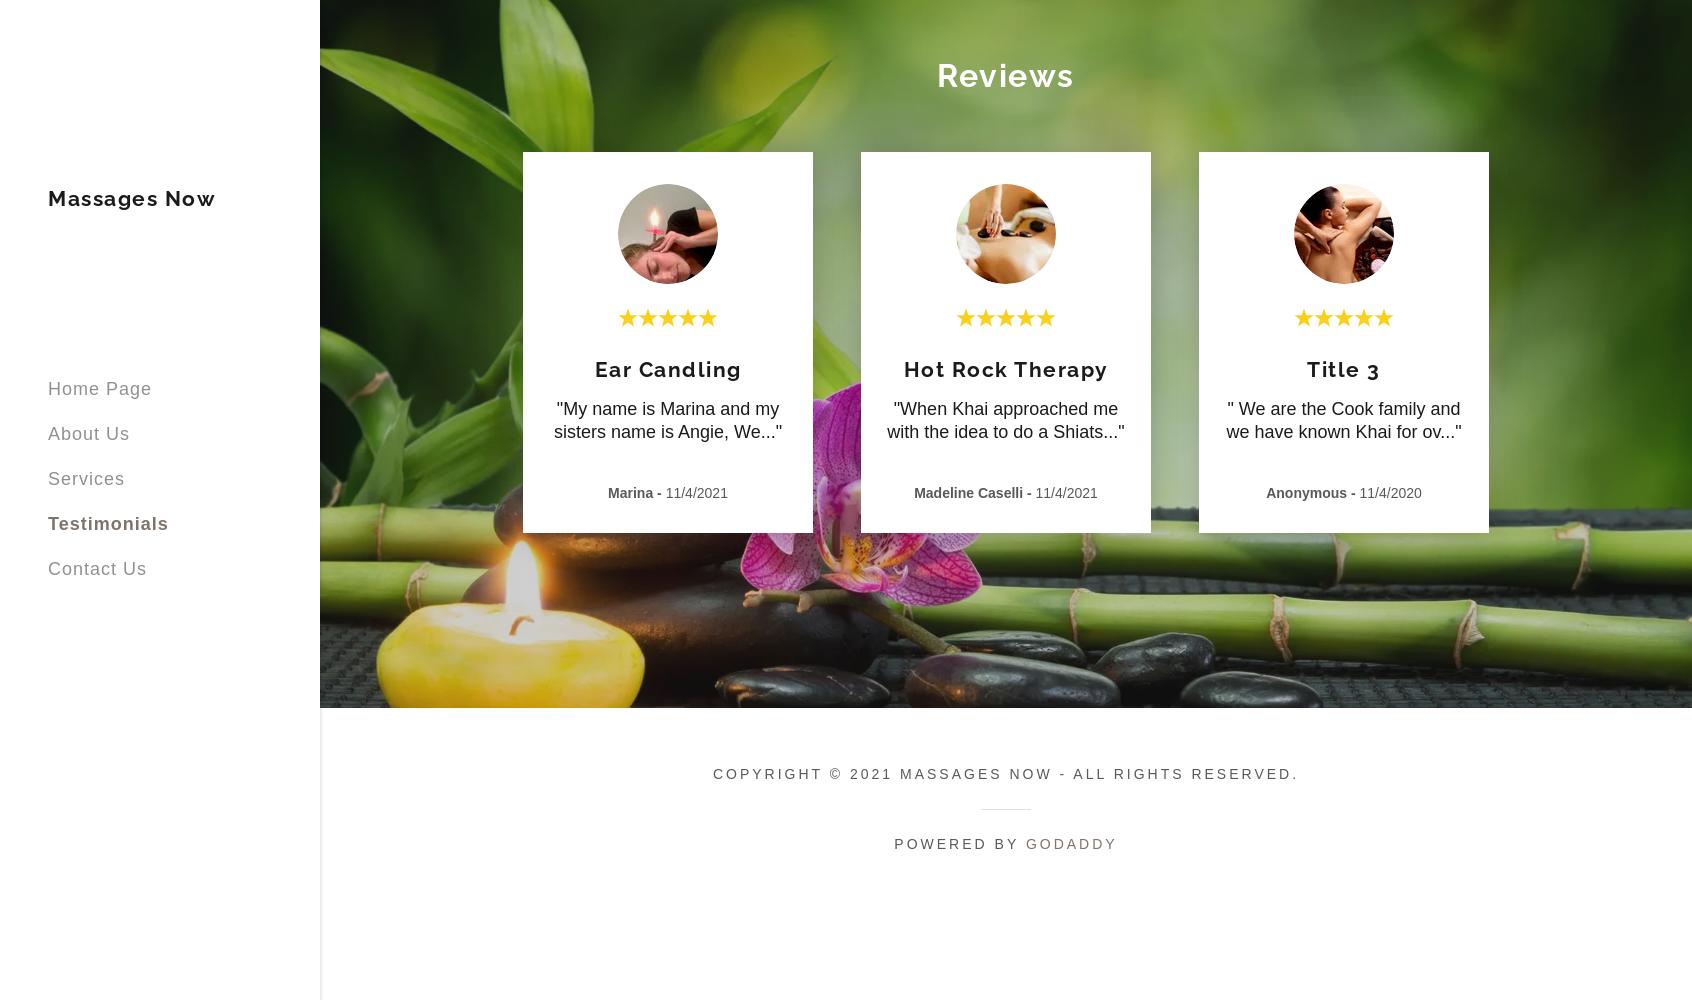 The height and width of the screenshot is (1000, 1692). What do you see at coordinates (892, 409) in the screenshot?
I see `'"When Khai approached me'` at bounding box center [892, 409].